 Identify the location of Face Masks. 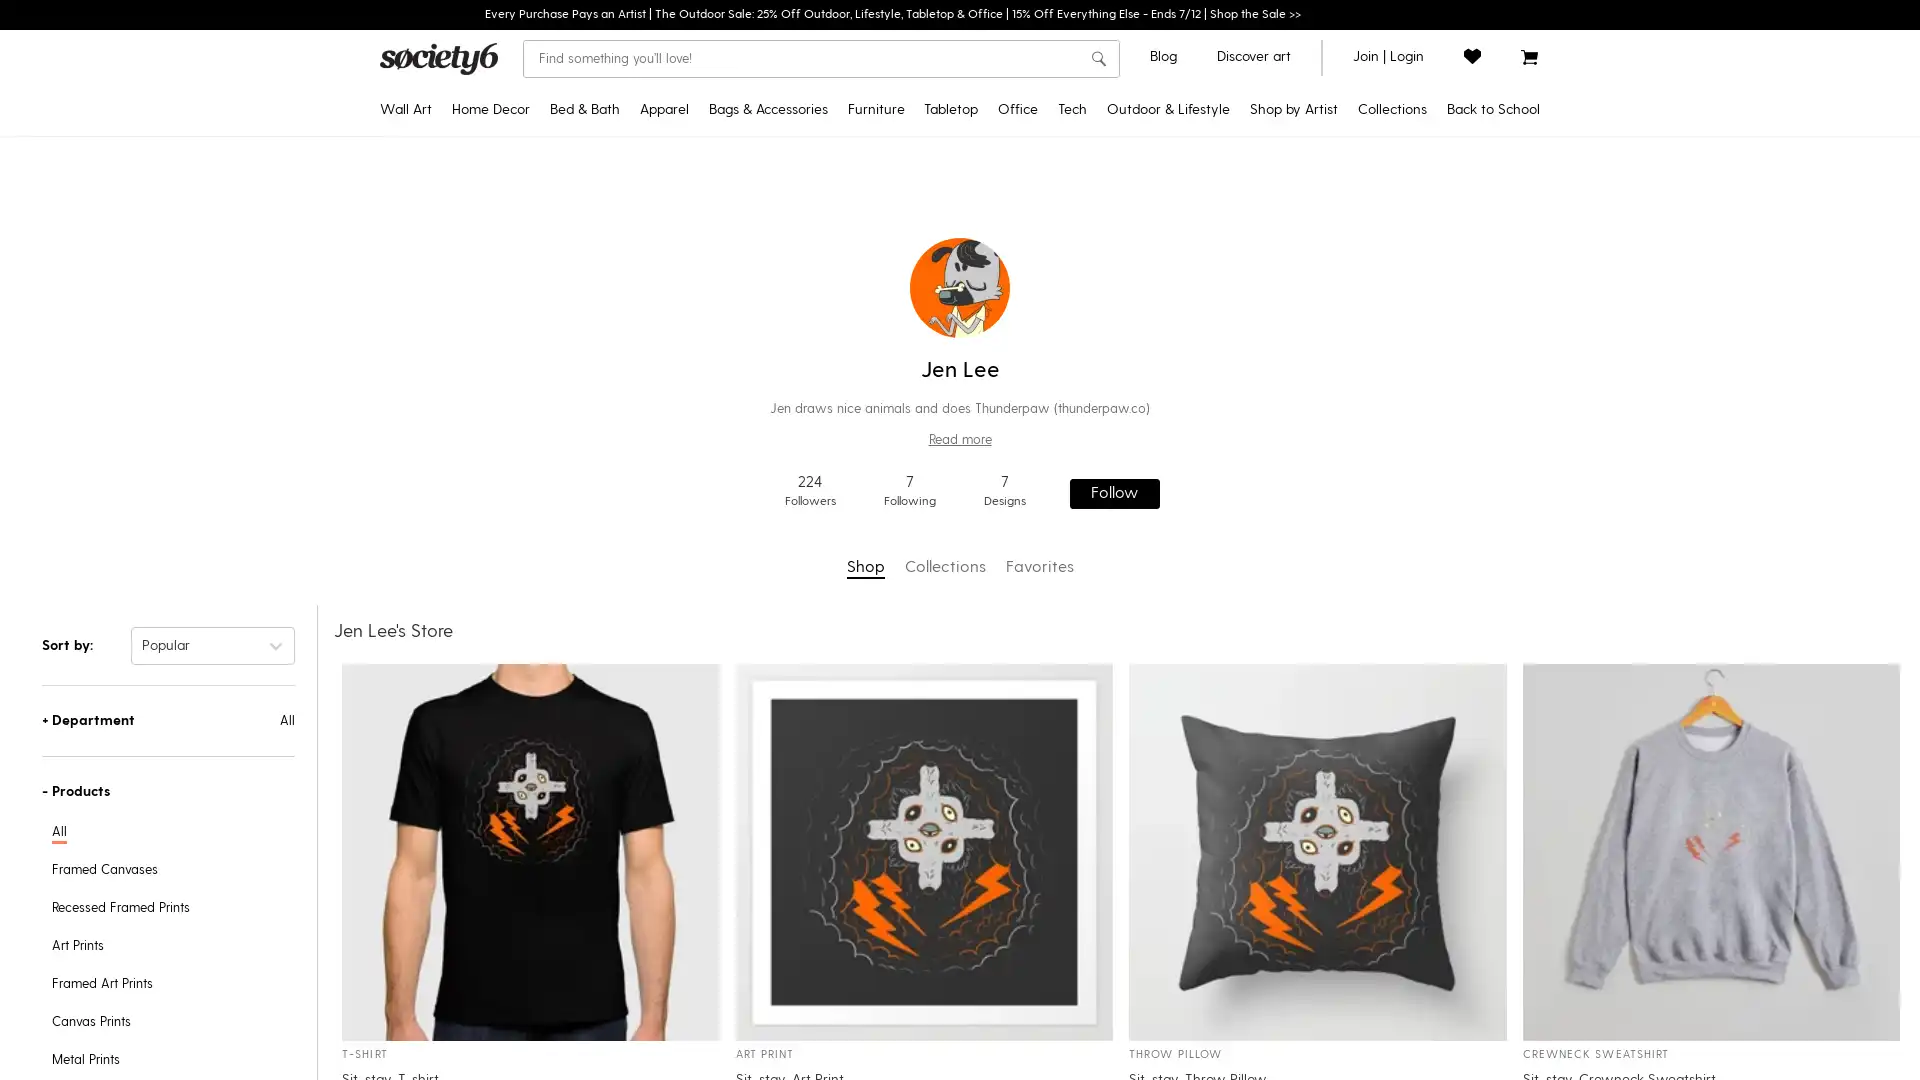
(781, 385).